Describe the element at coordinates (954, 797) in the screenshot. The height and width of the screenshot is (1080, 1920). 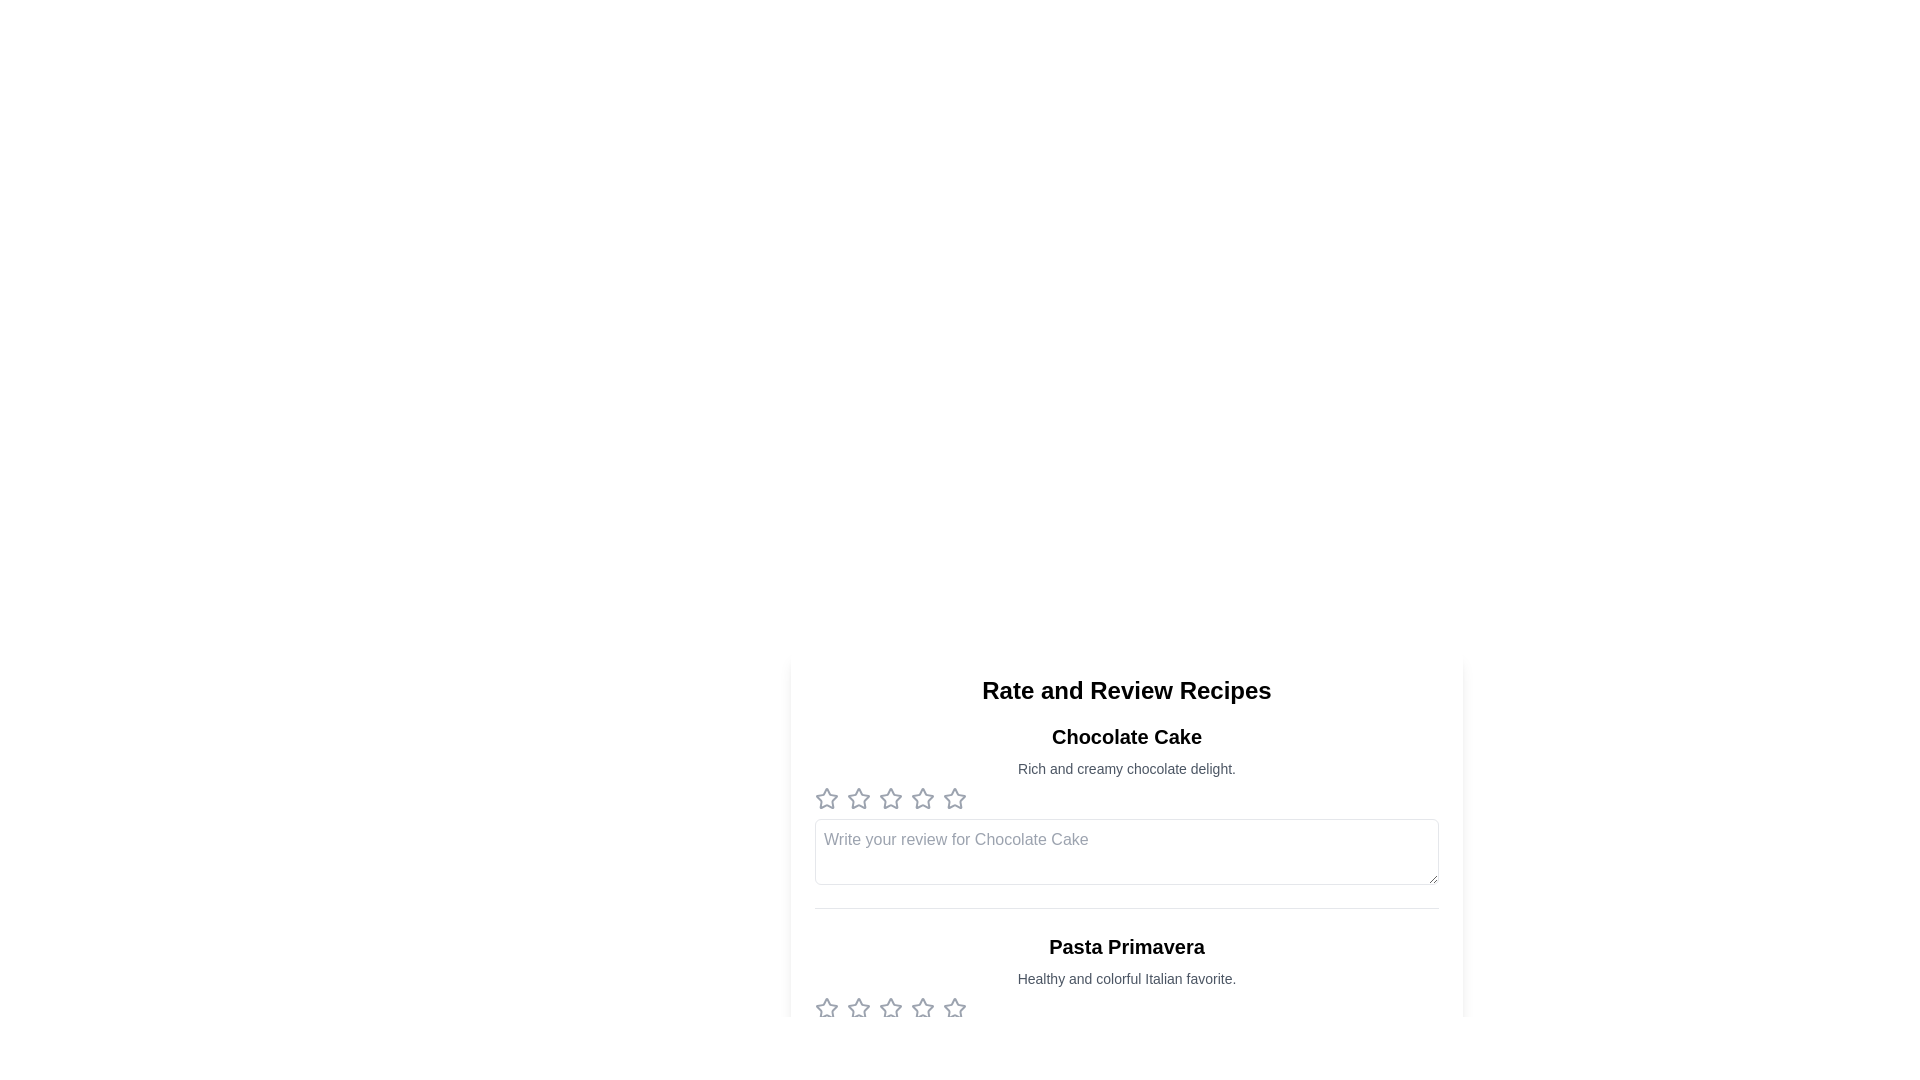
I see `across the fourth star-shaped rating icon` at that location.